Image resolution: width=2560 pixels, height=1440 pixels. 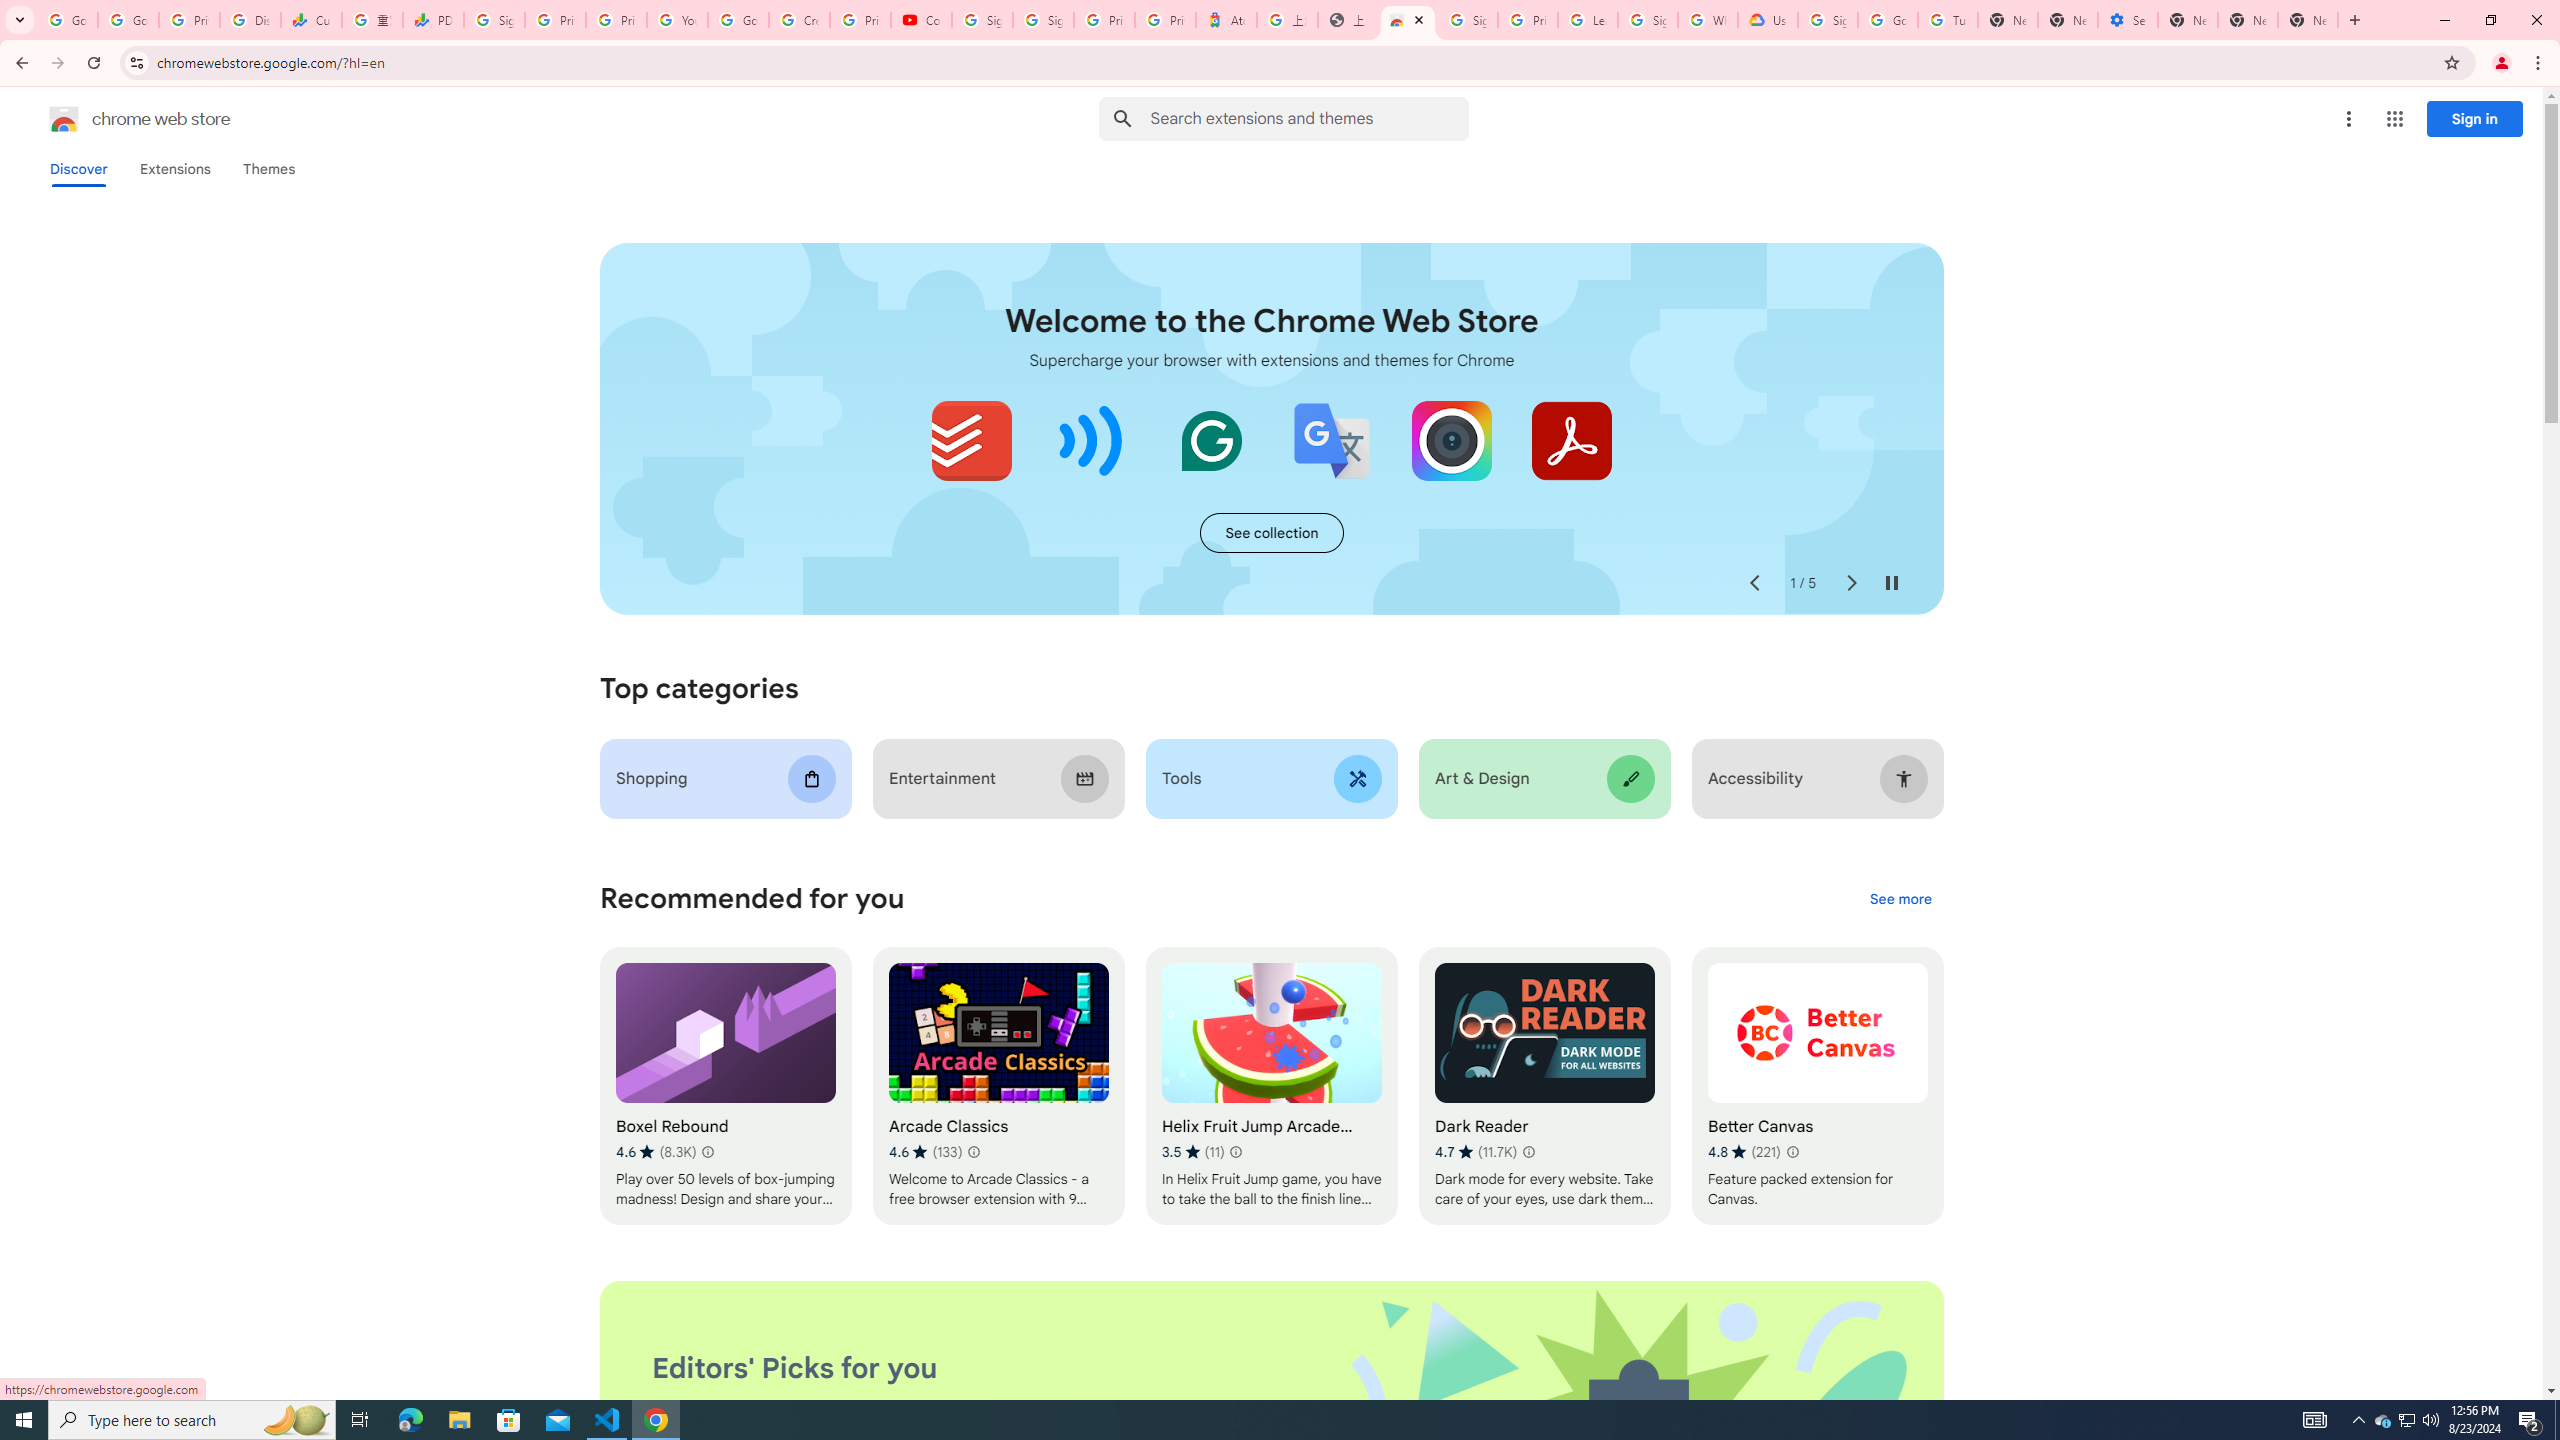 I want to click on 'Accessibility', so click(x=1817, y=778).